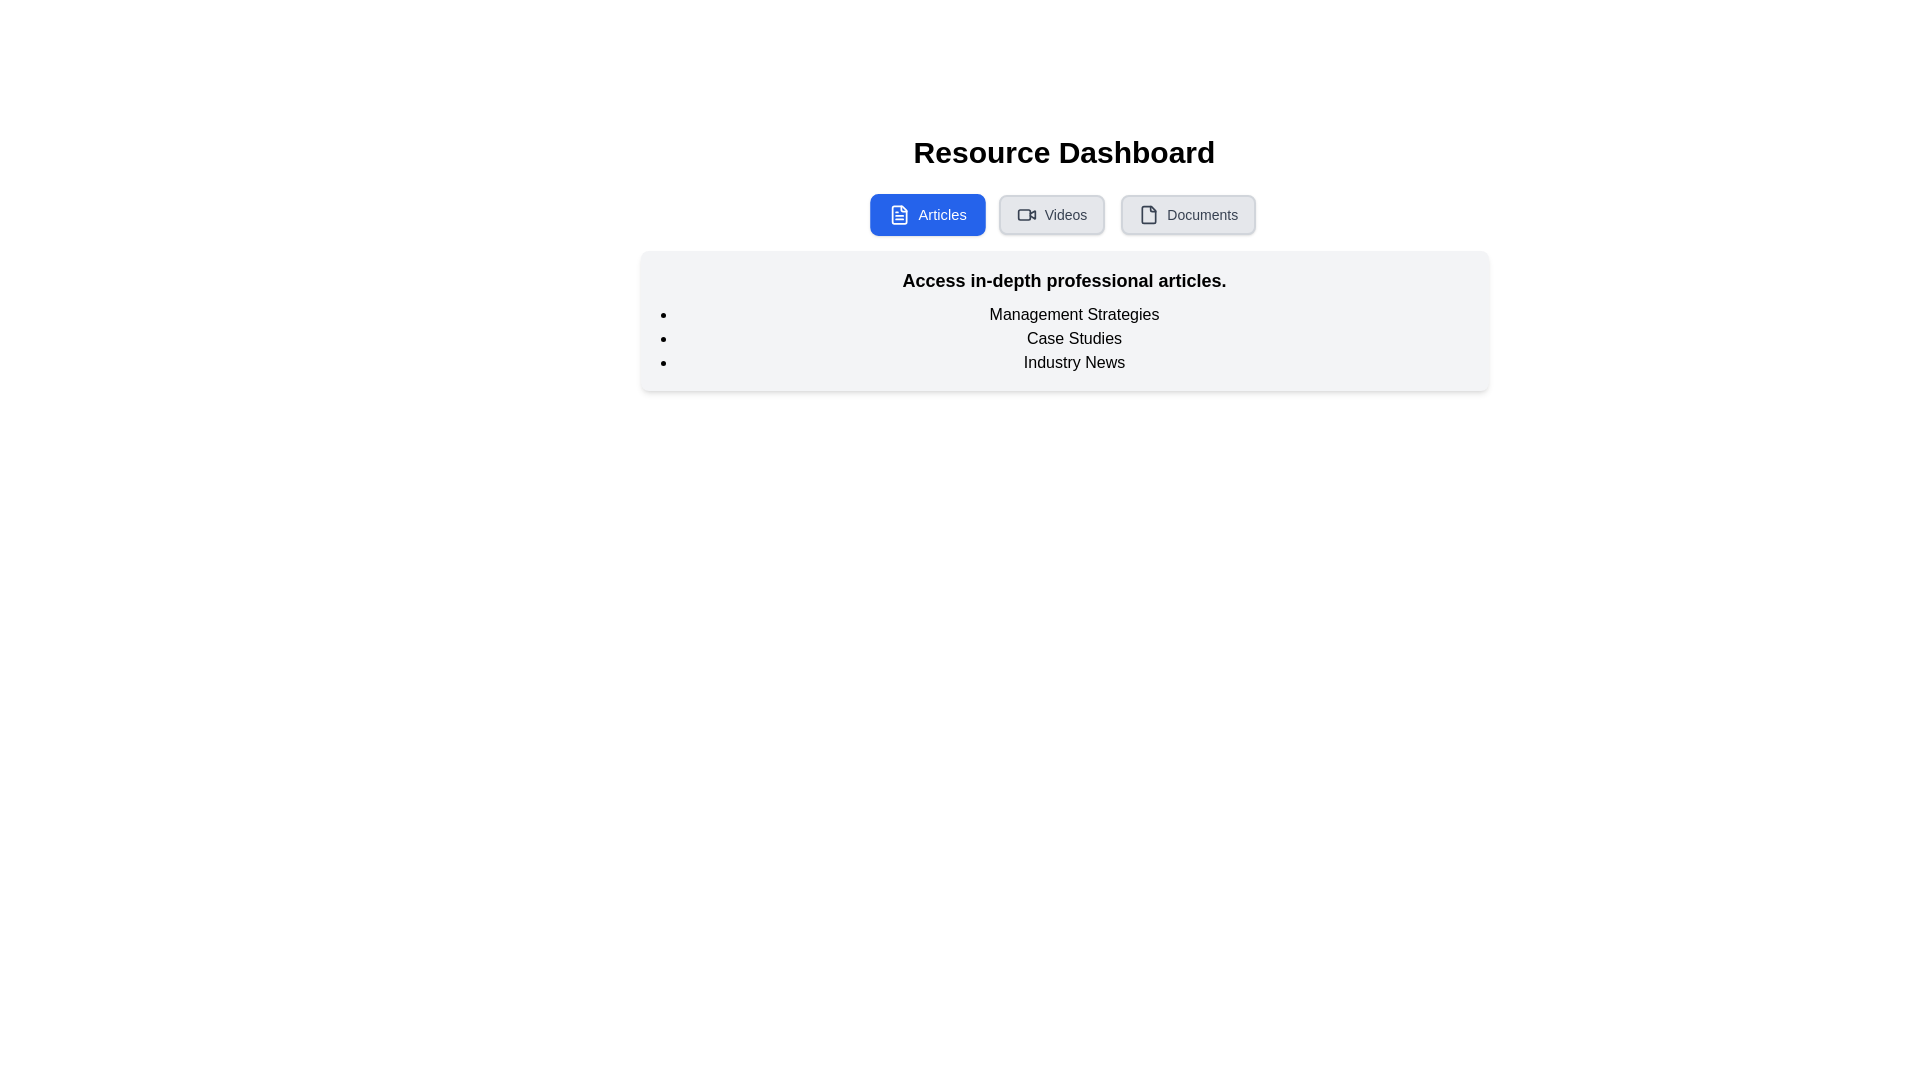 This screenshot has height=1080, width=1920. Describe the element at coordinates (1026, 215) in the screenshot. I see `the 'Videos' tab, which is represented by a grey outlined camera icon with a play button, located as the leftmost icon in the 'Videos' button of the tab group` at that location.